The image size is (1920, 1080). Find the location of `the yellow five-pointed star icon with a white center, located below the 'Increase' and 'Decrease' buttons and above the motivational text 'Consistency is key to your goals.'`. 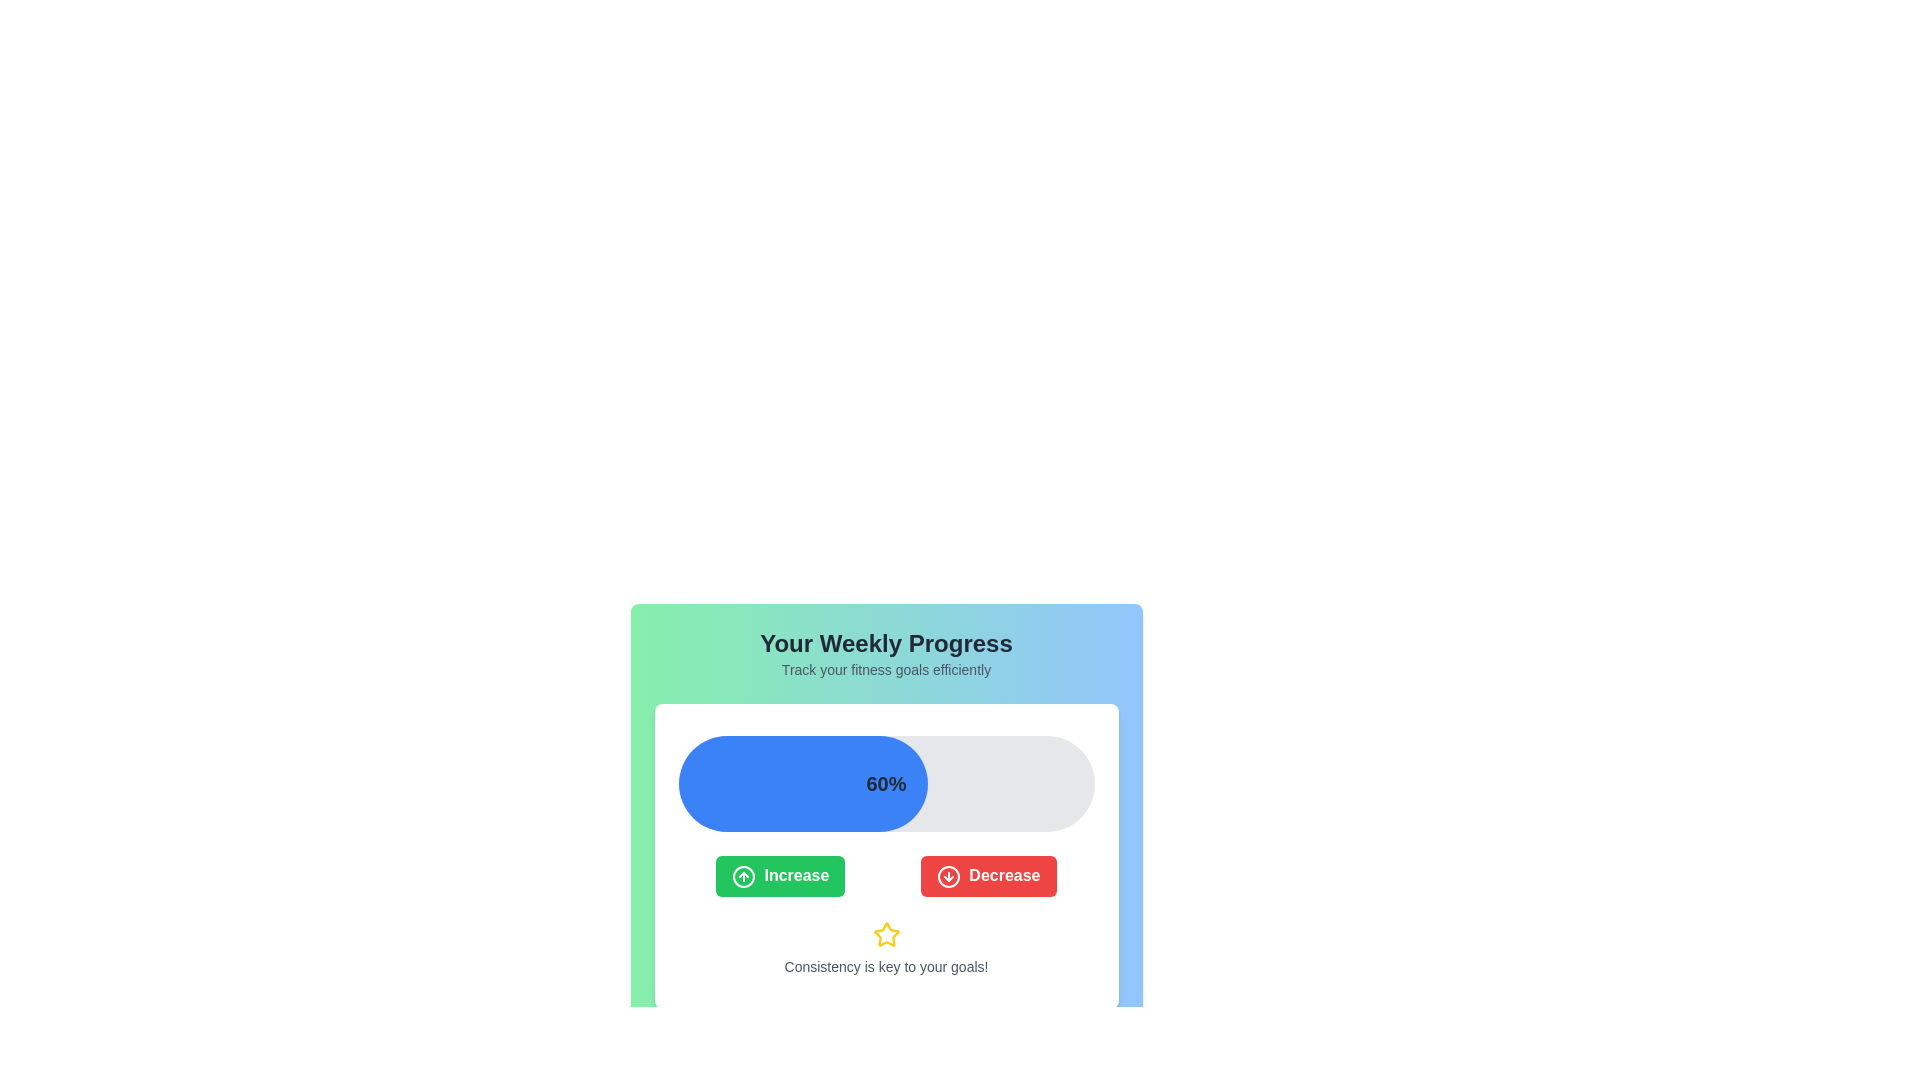

the yellow five-pointed star icon with a white center, located below the 'Increase' and 'Decrease' buttons and above the motivational text 'Consistency is key to your goals.' is located at coordinates (885, 934).